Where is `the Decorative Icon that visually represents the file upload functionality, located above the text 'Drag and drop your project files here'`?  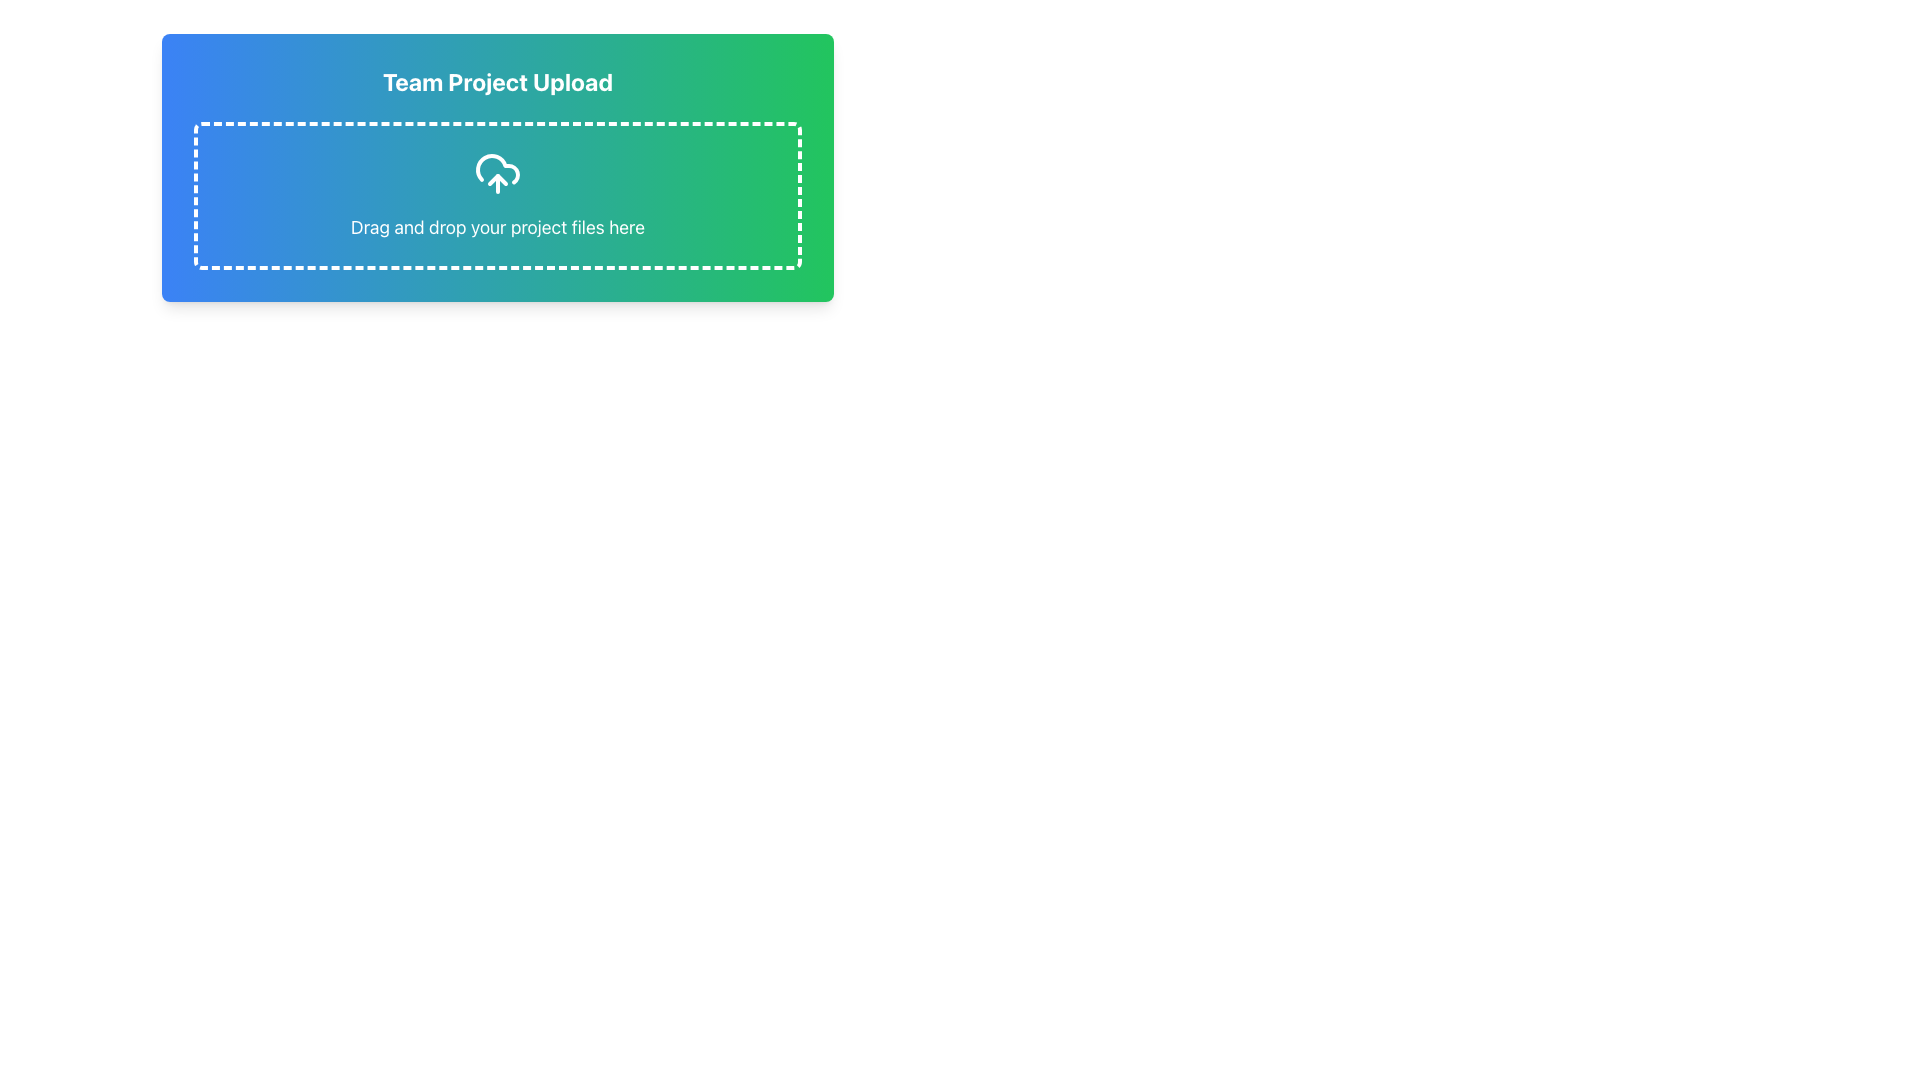
the Decorative Icon that visually represents the file upload functionality, located above the text 'Drag and drop your project files here' is located at coordinates (498, 172).